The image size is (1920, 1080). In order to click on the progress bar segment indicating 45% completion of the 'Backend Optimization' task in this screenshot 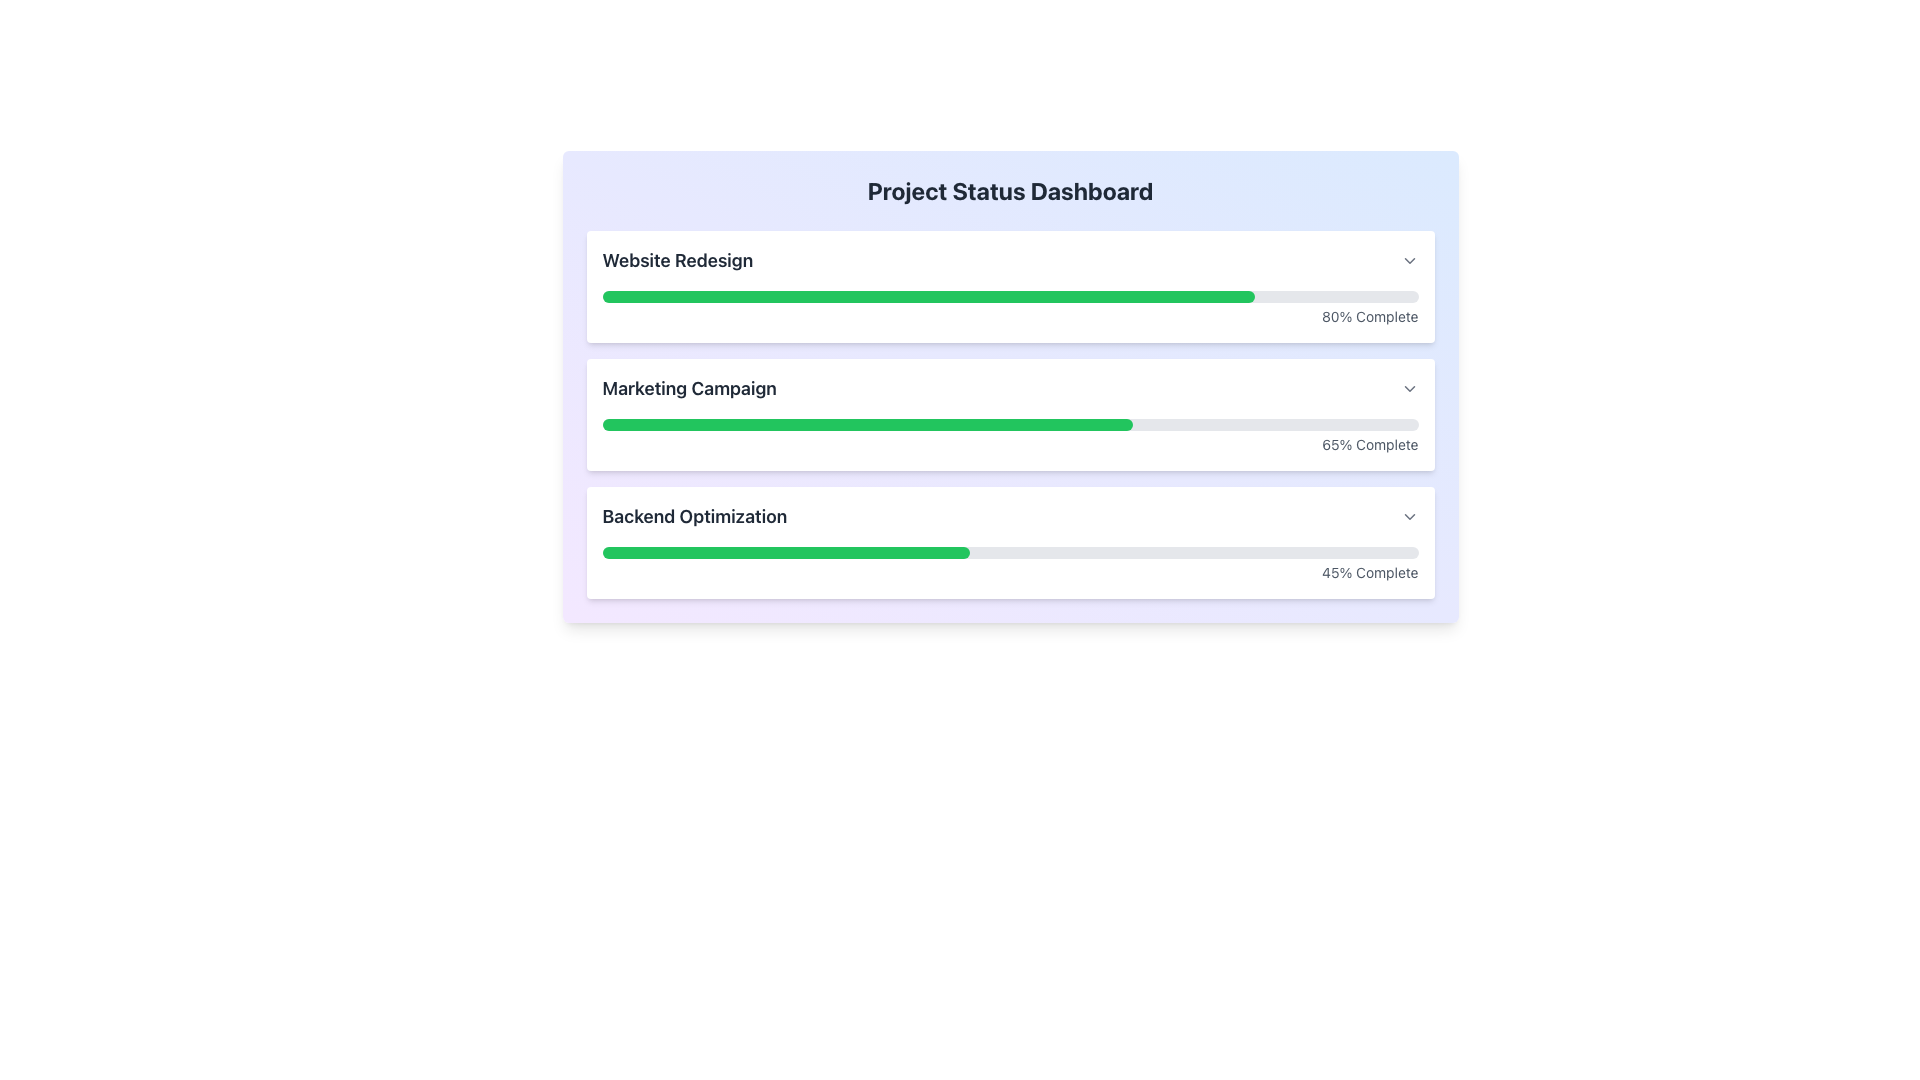, I will do `click(785, 552)`.